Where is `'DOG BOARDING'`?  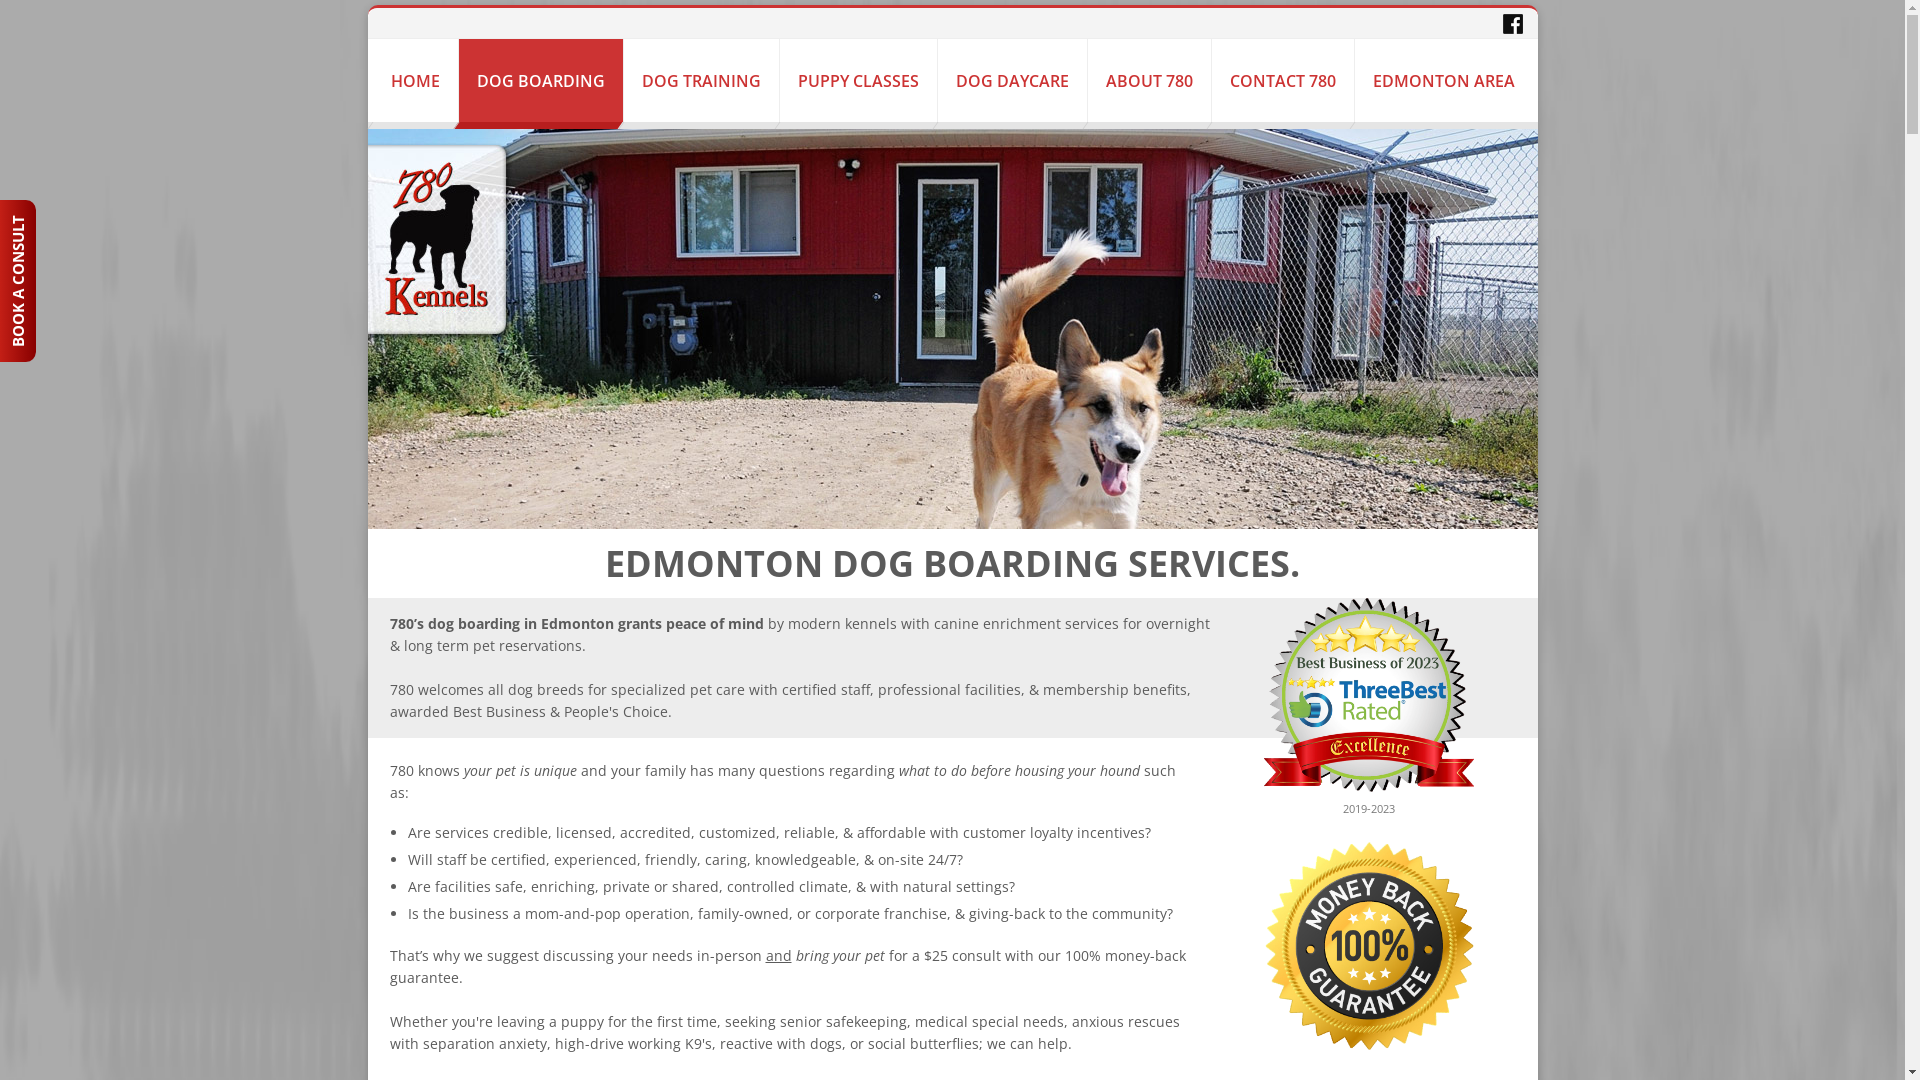 'DOG BOARDING' is located at coordinates (539, 79).